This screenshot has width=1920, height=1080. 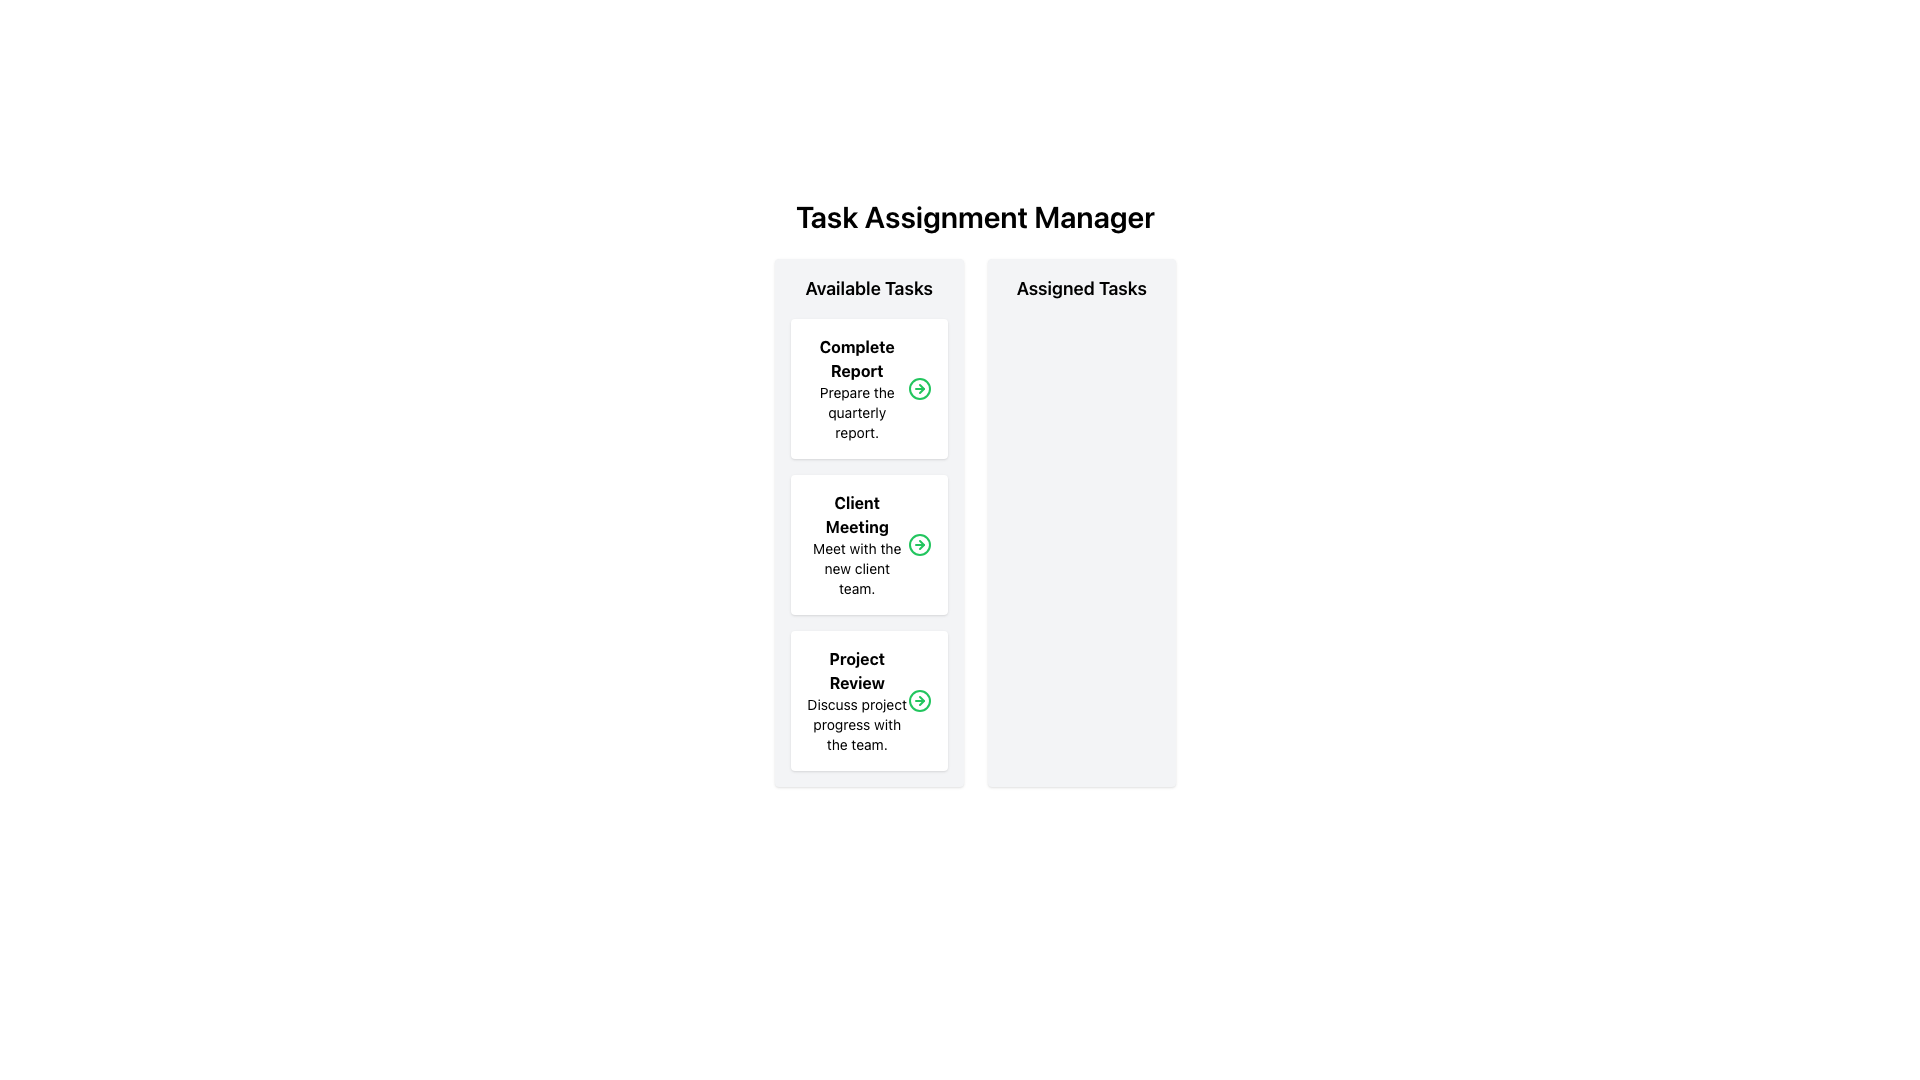 I want to click on the prominently displayed title 'Task Assignment Manager' at the top of the interface, which is bold and centered horizontally, so click(x=975, y=216).